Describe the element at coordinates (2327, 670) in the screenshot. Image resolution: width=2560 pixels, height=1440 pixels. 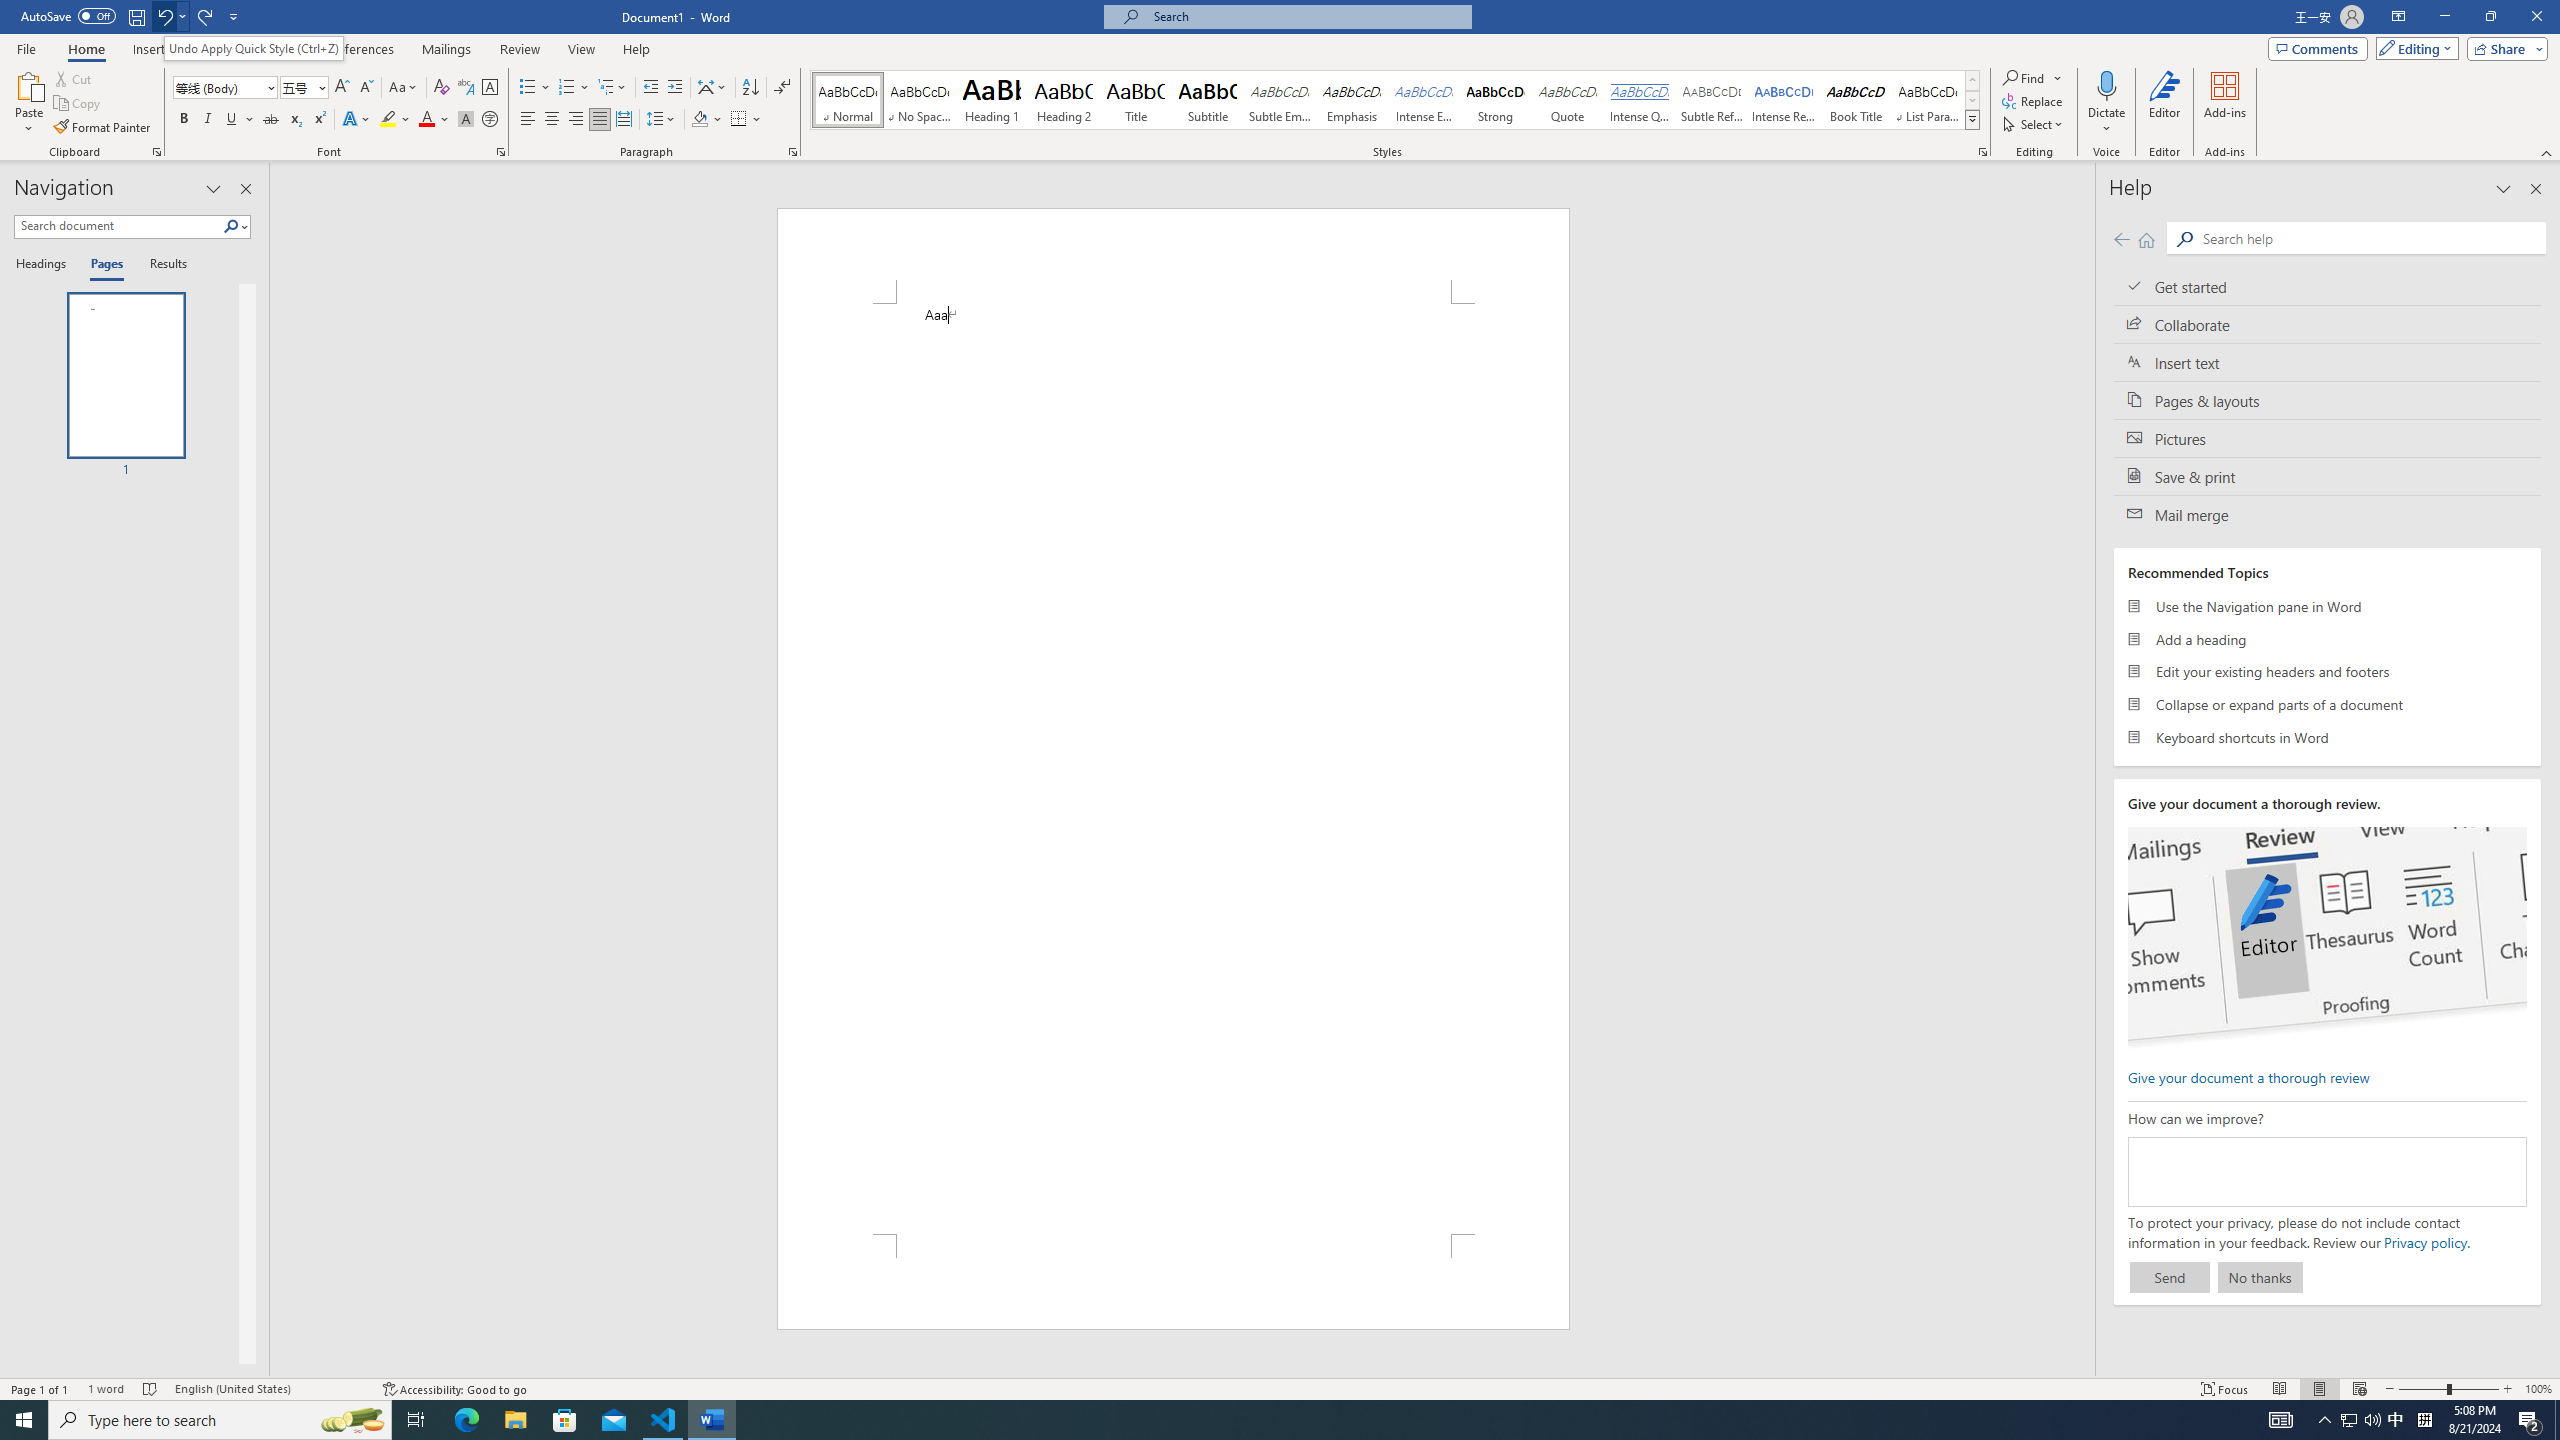
I see `'Edit your existing headers and footers'` at that location.